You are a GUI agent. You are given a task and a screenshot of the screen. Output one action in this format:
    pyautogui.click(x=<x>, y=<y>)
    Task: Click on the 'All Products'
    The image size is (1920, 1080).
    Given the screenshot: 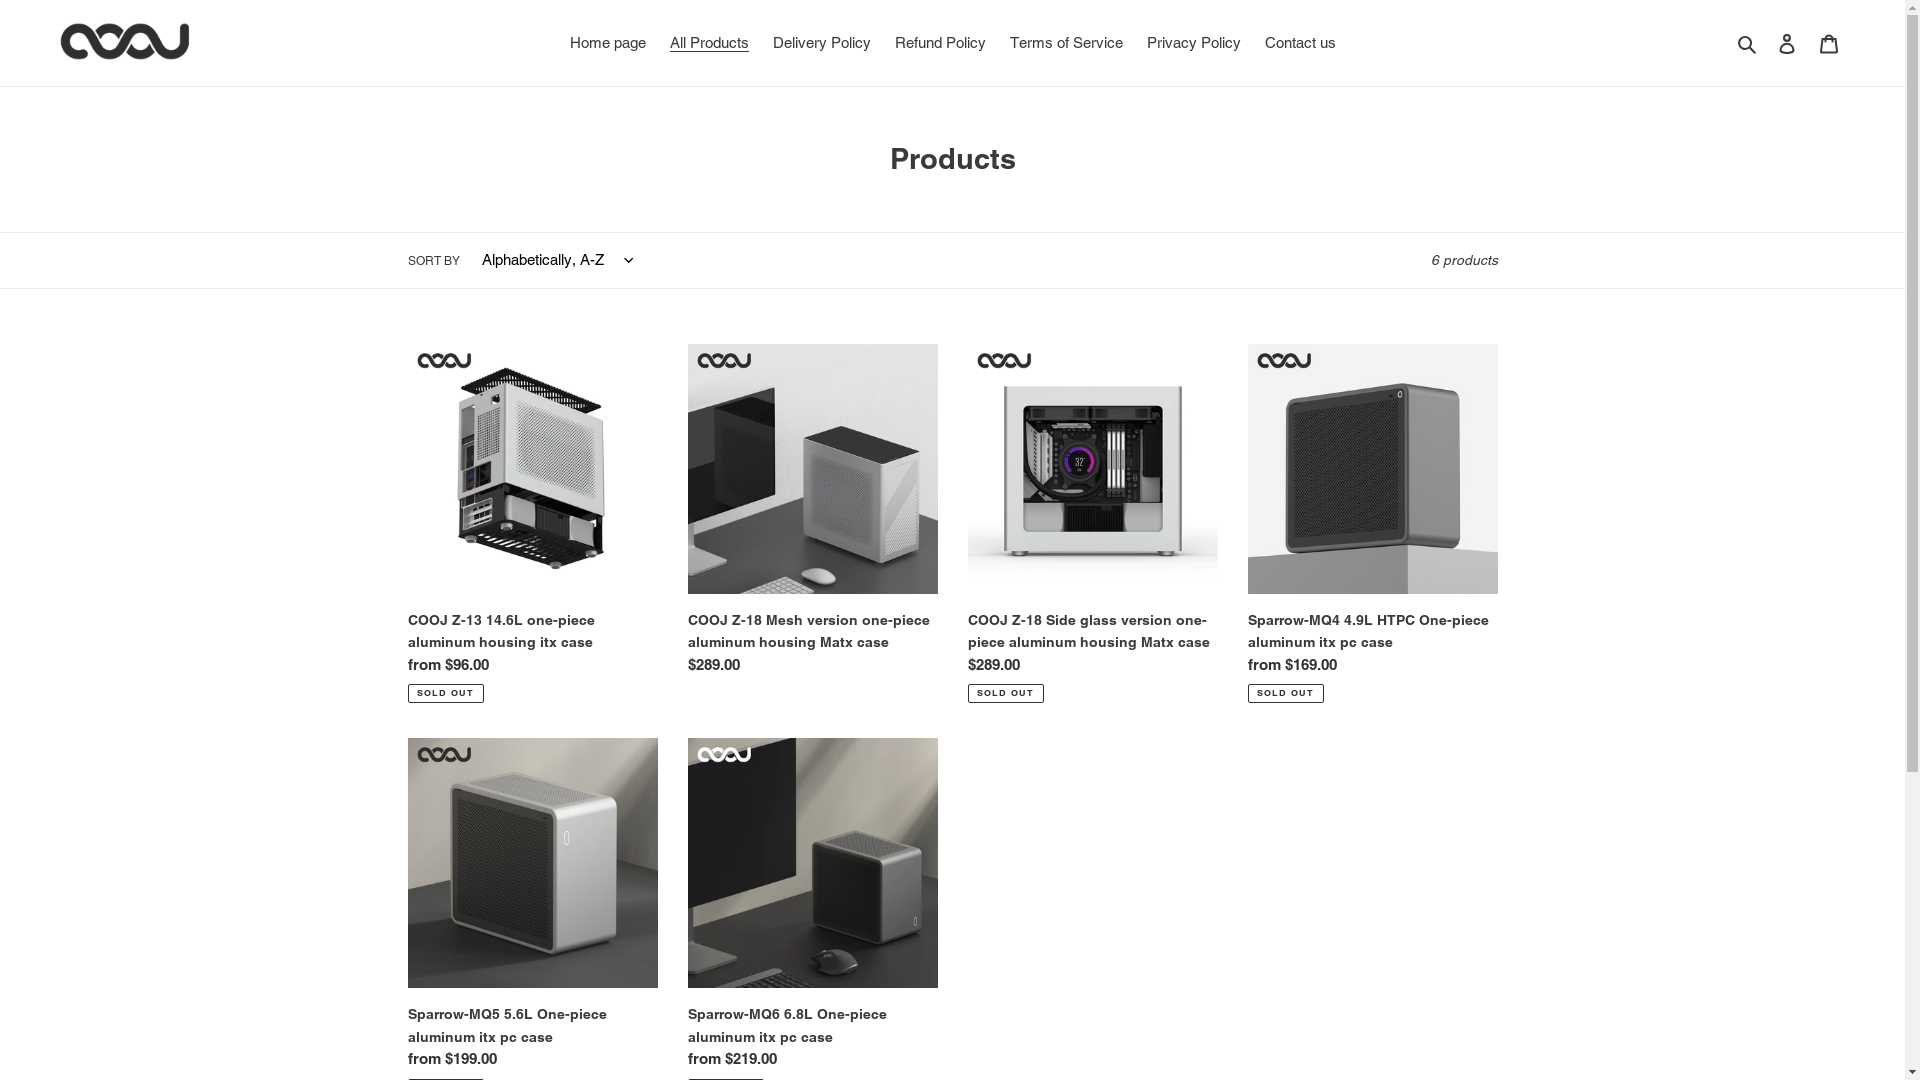 What is the action you would take?
    pyautogui.click(x=709, y=43)
    